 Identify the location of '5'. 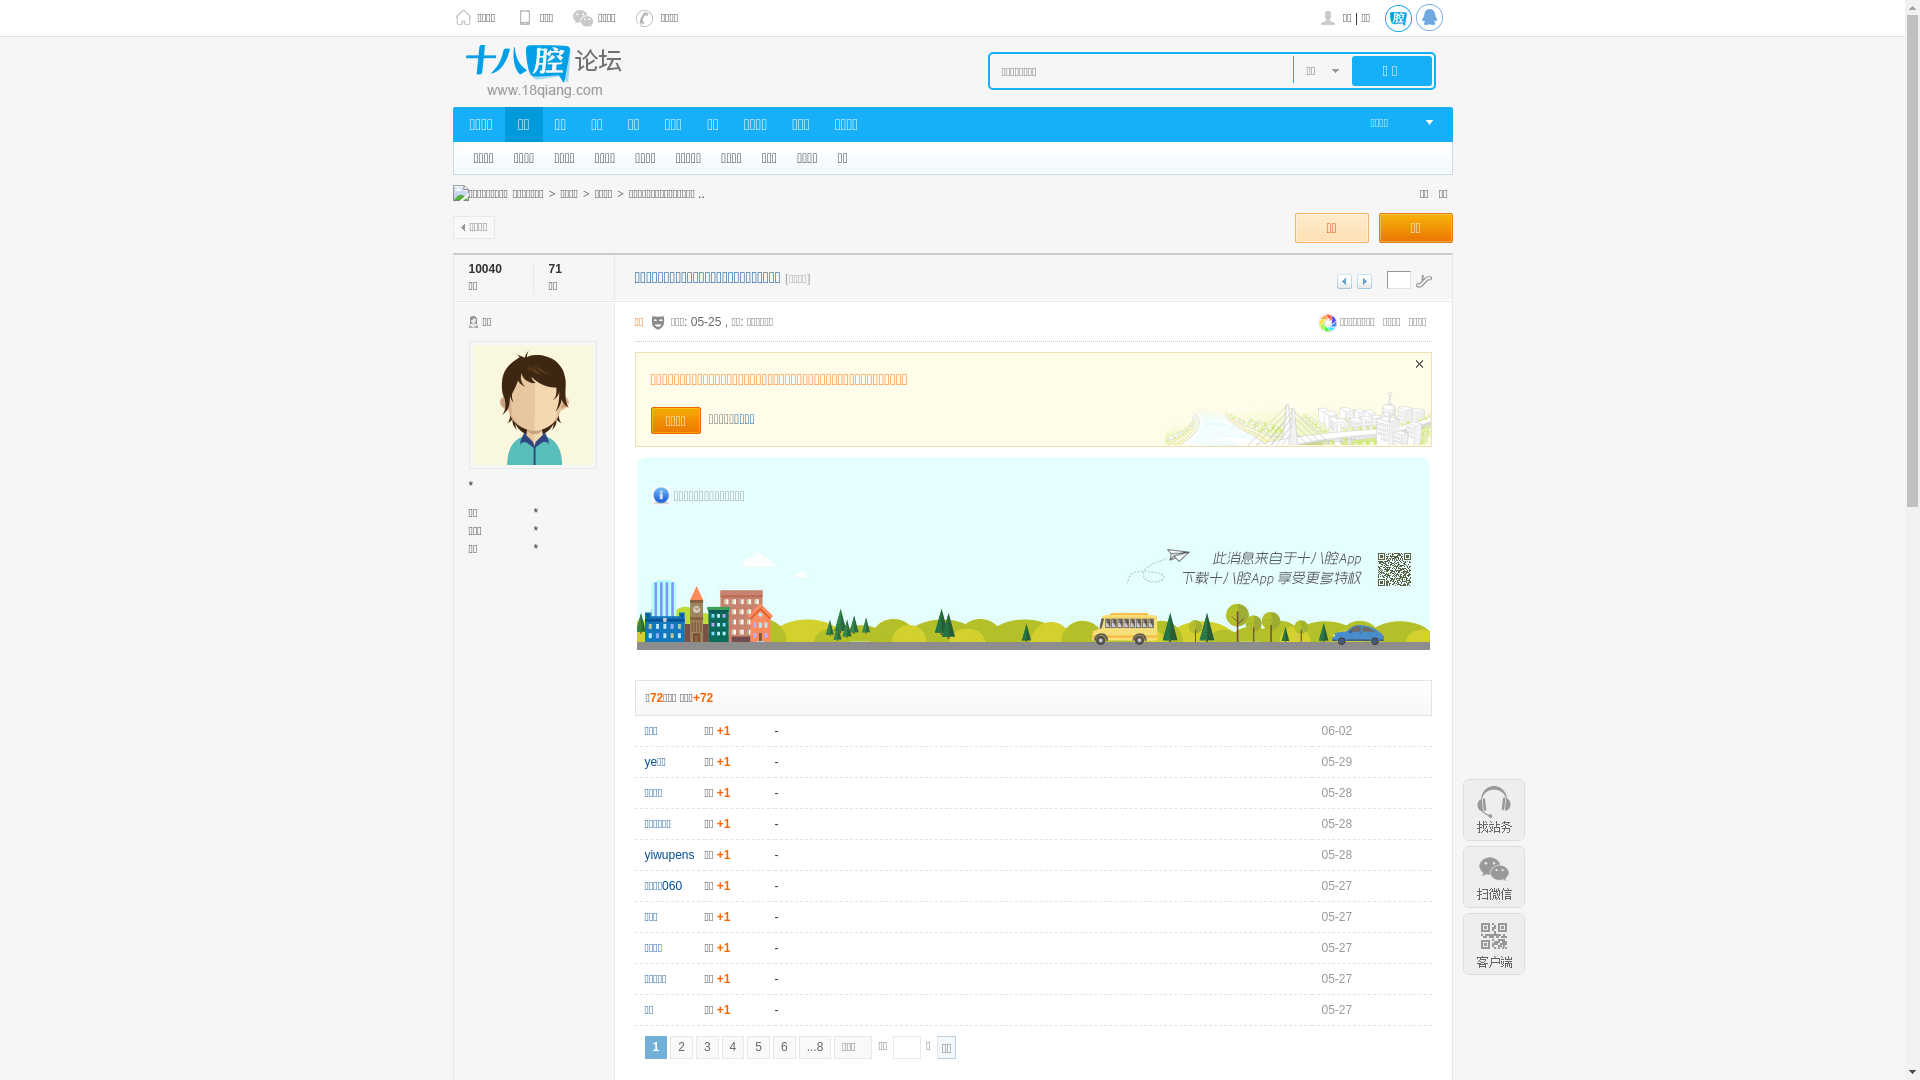
(757, 1046).